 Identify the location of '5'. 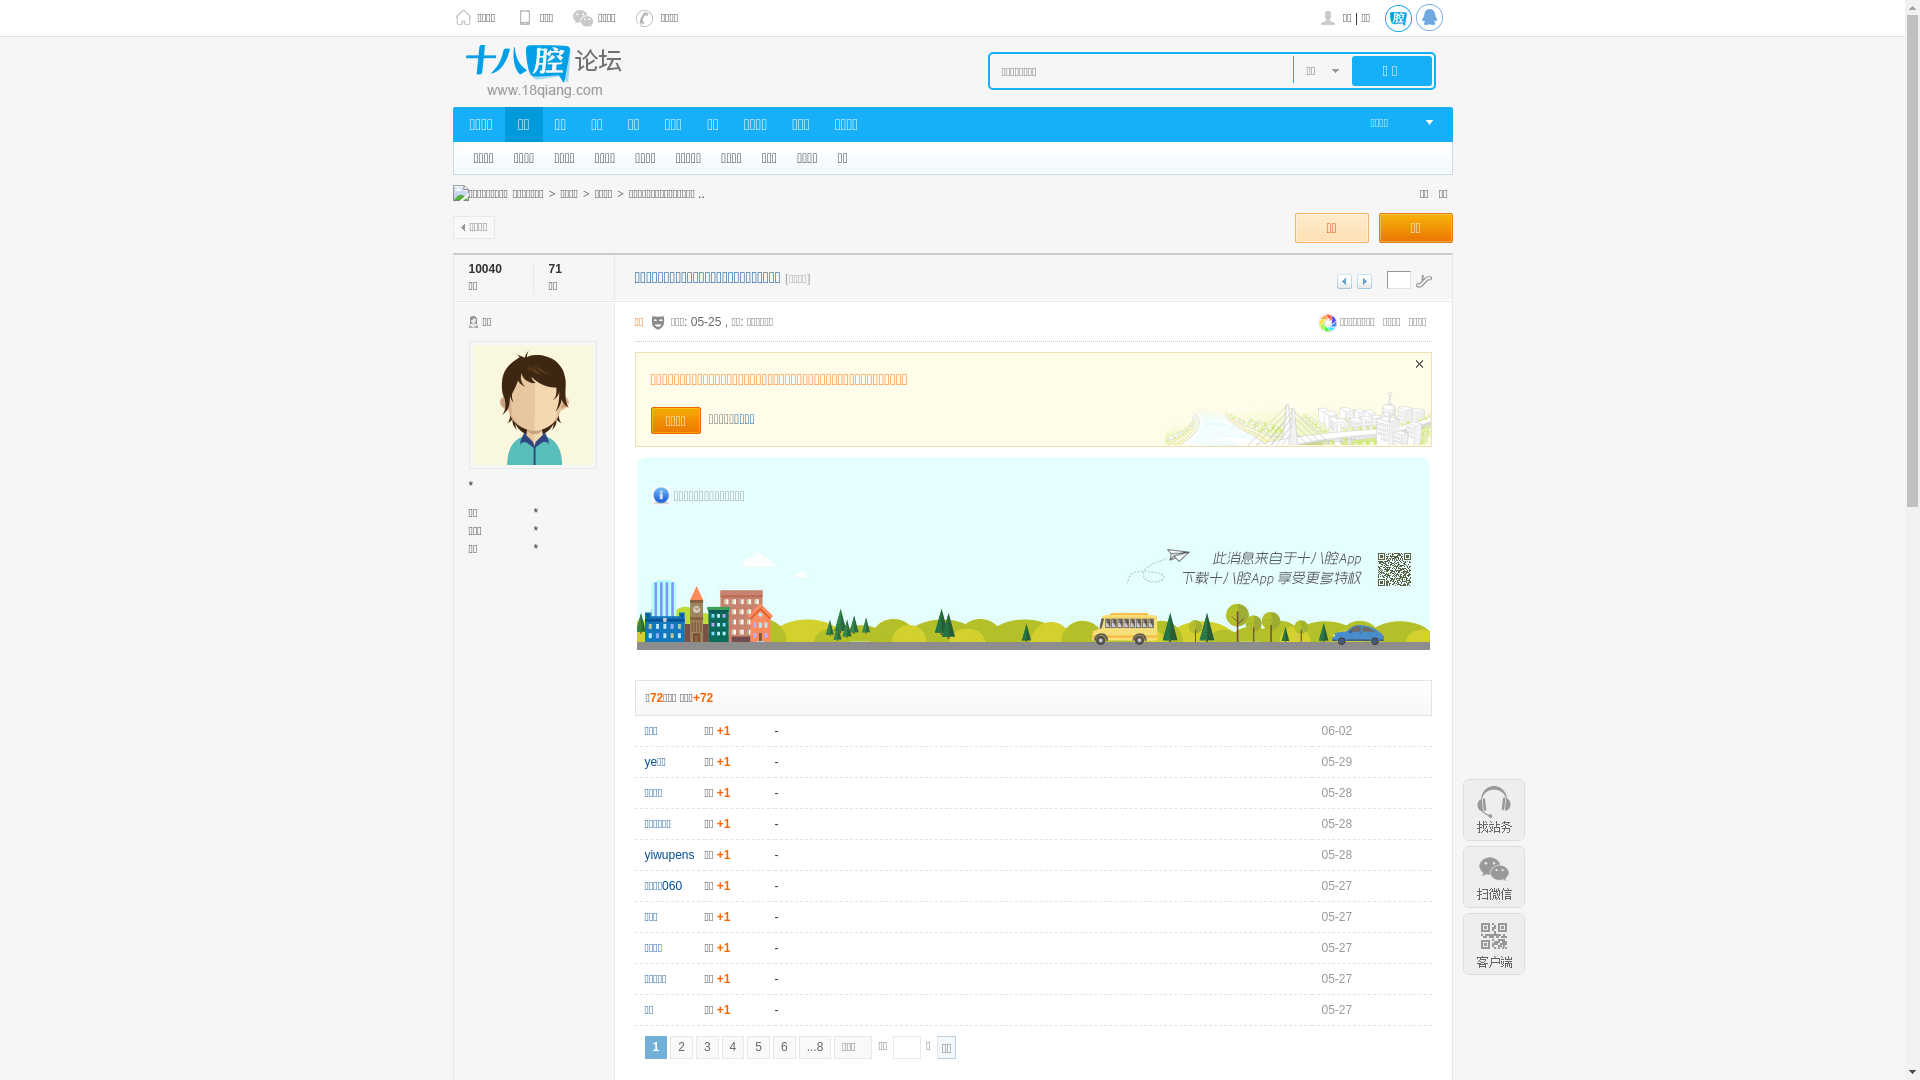
(757, 1046).